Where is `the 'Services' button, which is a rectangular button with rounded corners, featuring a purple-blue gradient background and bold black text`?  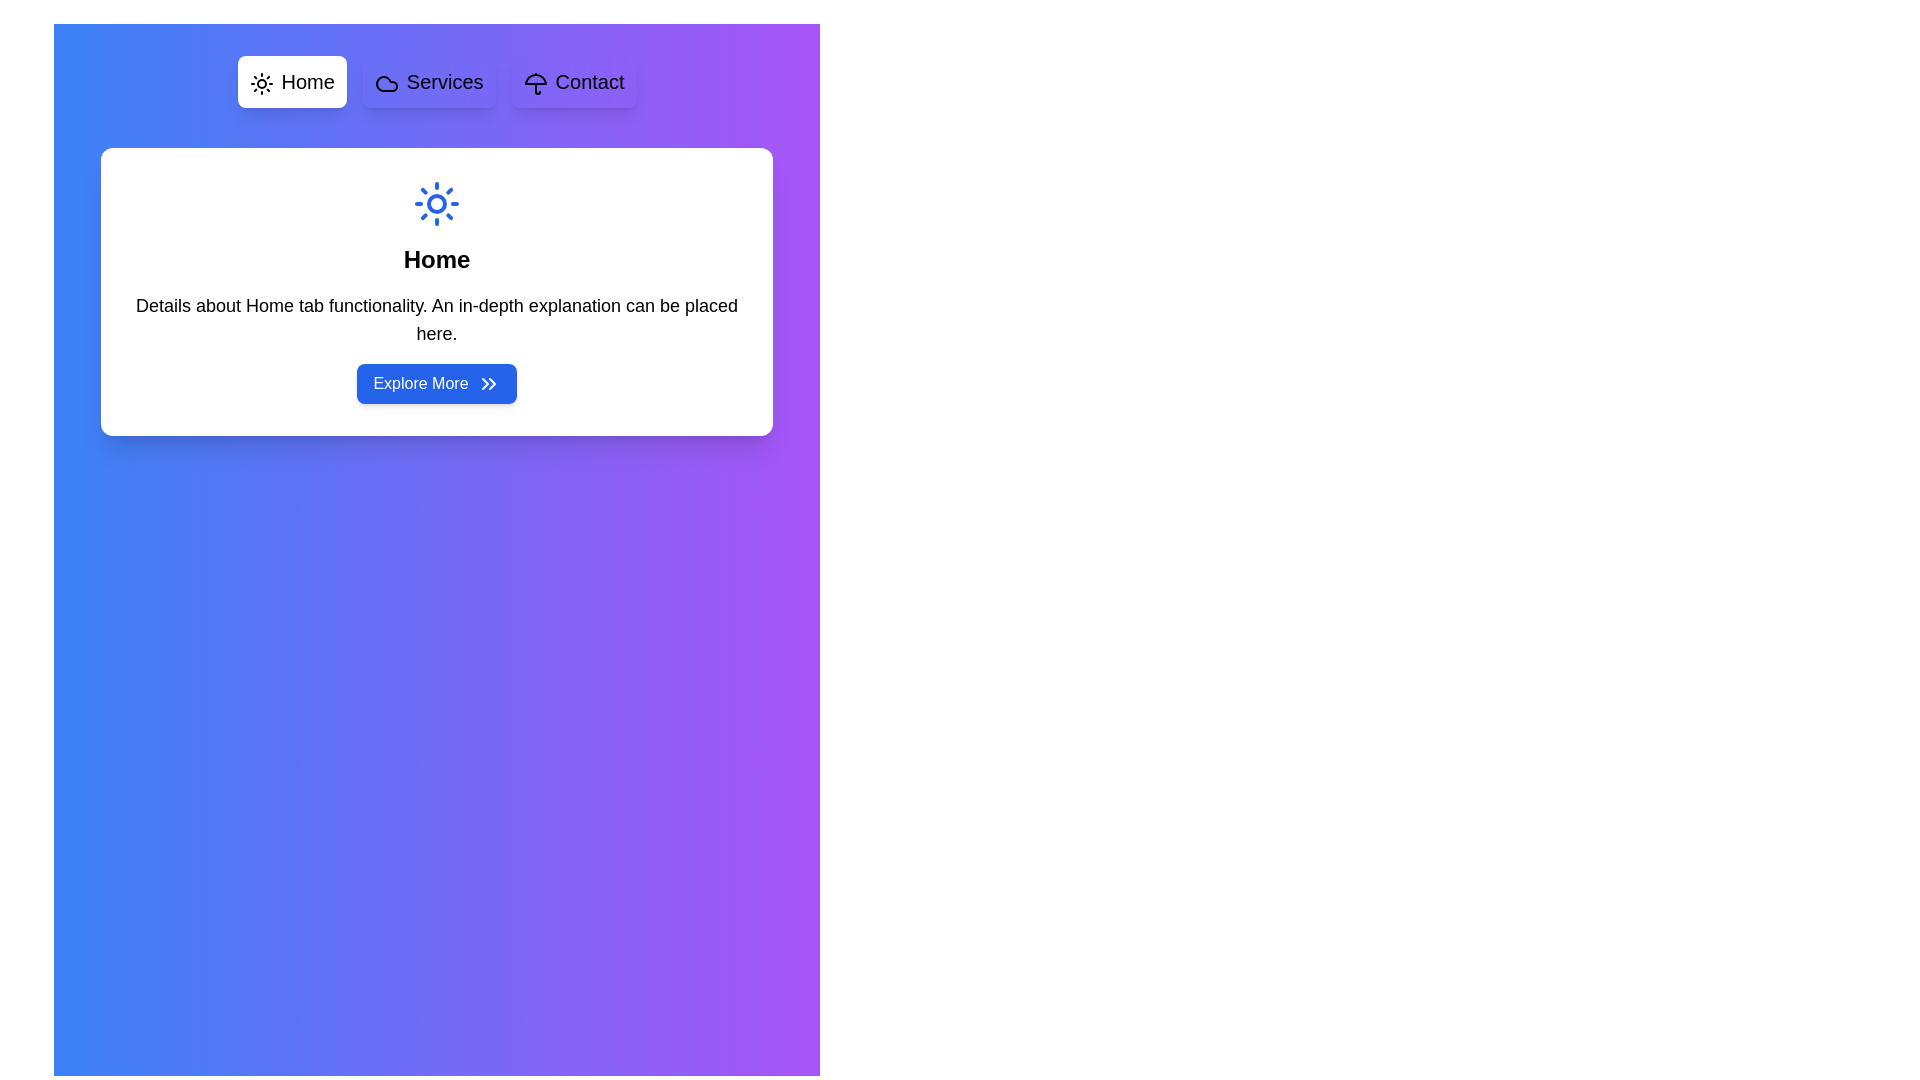
the 'Services' button, which is a rectangular button with rounded corners, featuring a purple-blue gradient background and bold black text is located at coordinates (427, 80).